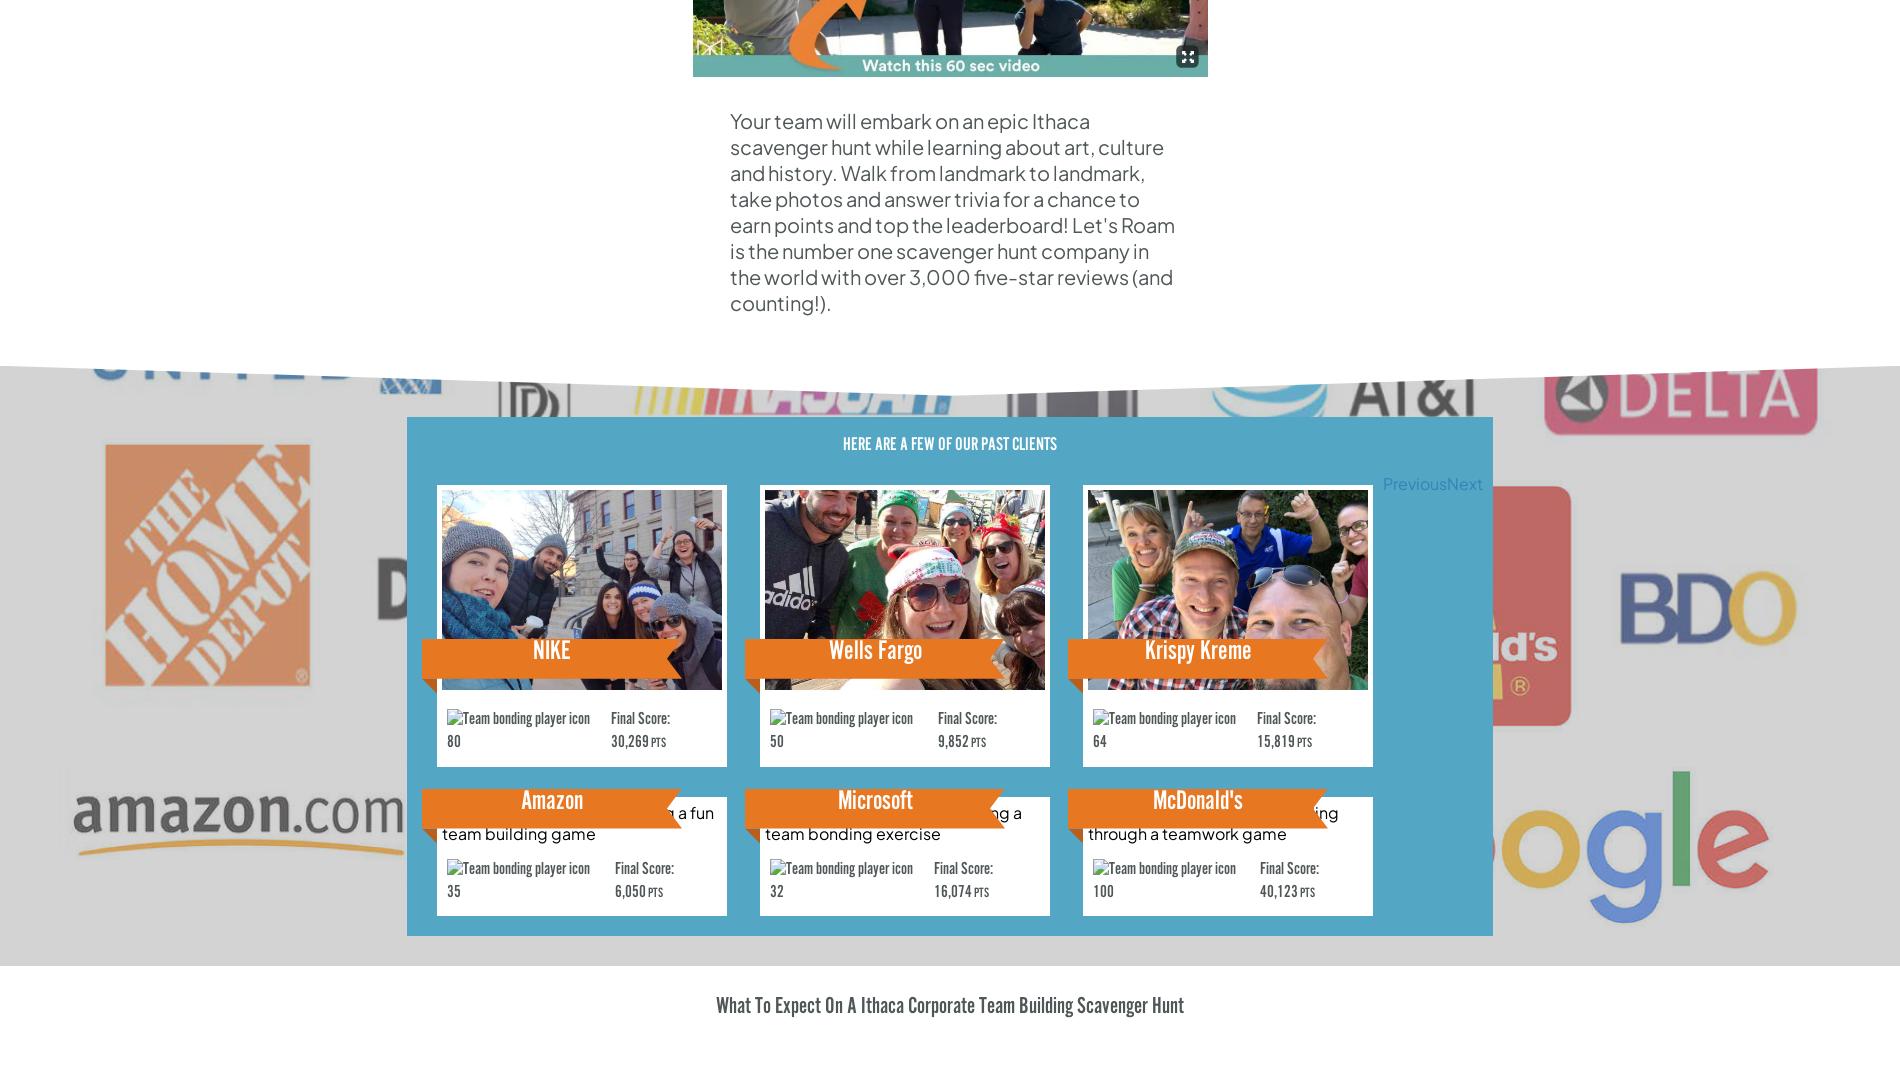 The height and width of the screenshot is (1078, 1900). Describe the element at coordinates (963, 879) in the screenshot. I see `'Final Score: 16,074'` at that location.